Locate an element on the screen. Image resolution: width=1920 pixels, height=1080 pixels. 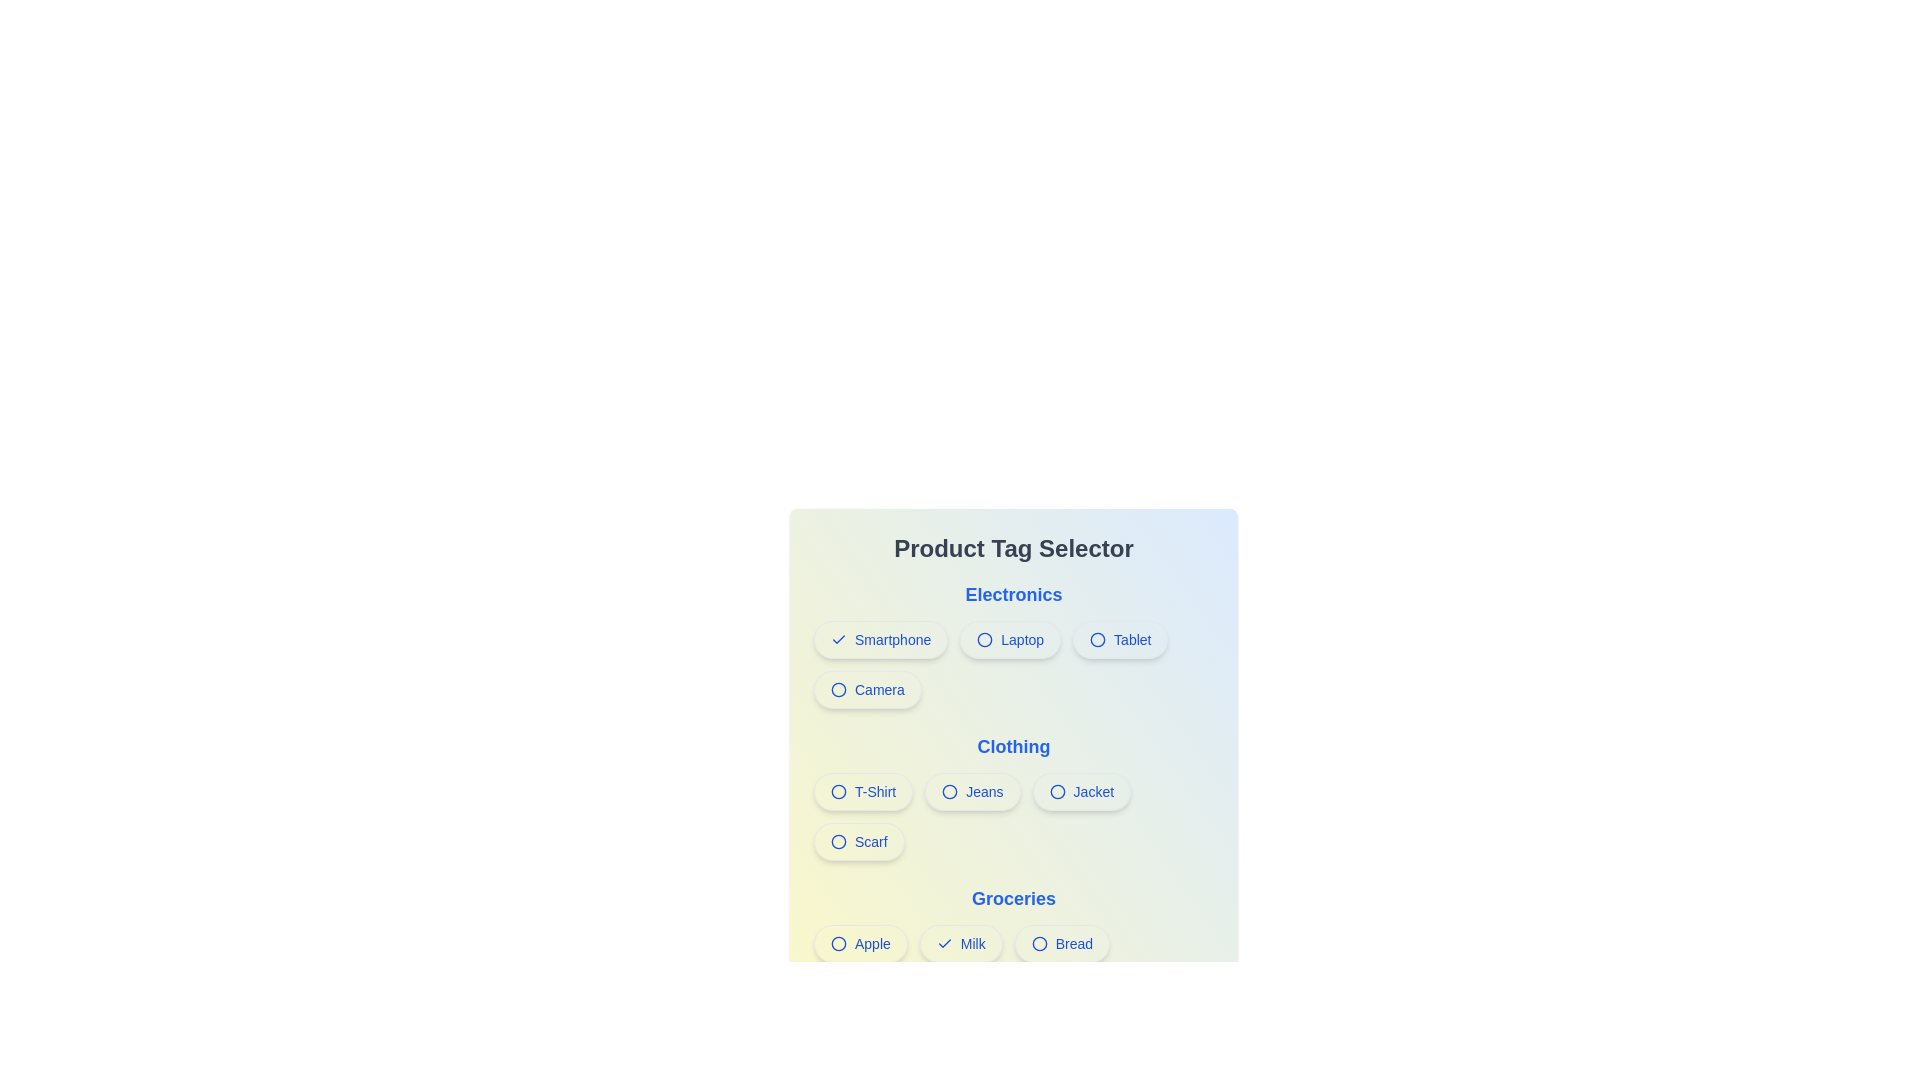
the 'Tablet' button which contains a circular icon with a thin outline, located in the top-right section of the 'Electronics' category in the 'Product Tag Selector' section is located at coordinates (1097, 640).